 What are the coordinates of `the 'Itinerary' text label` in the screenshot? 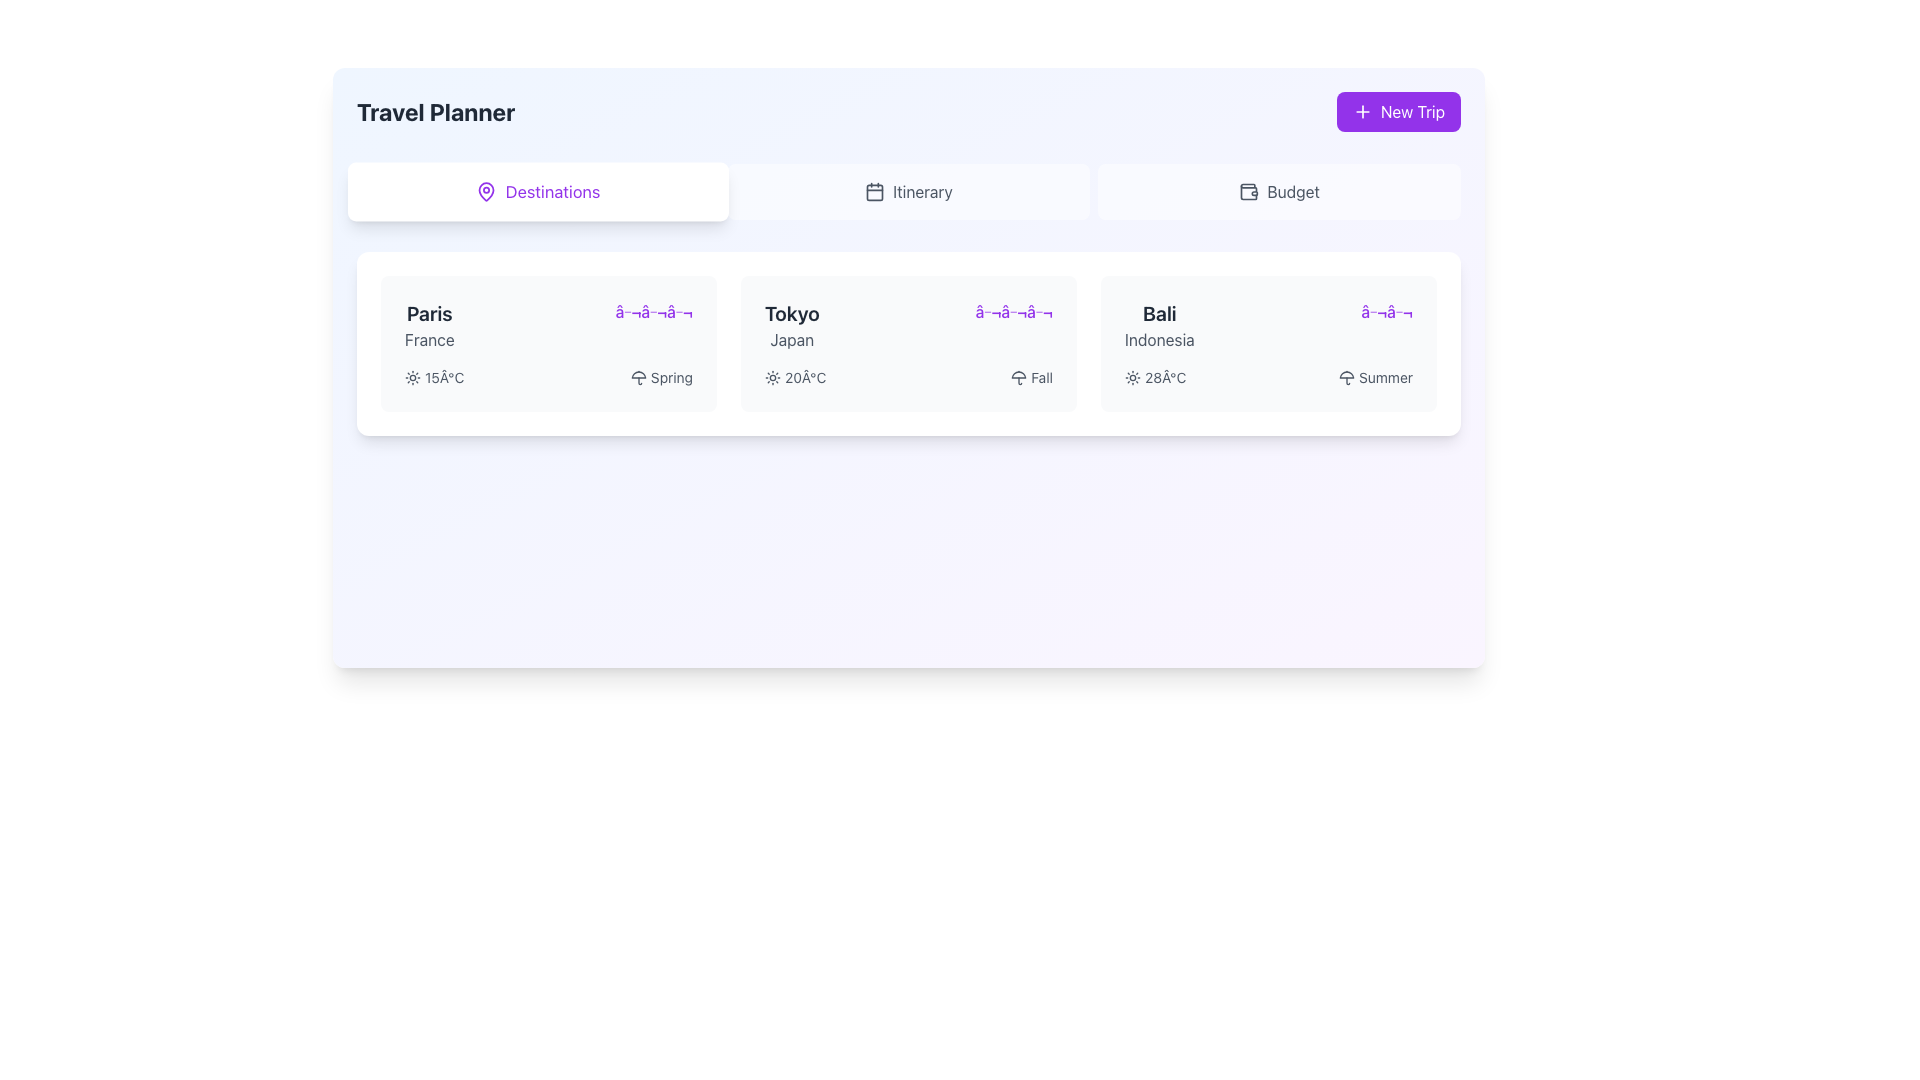 It's located at (921, 192).